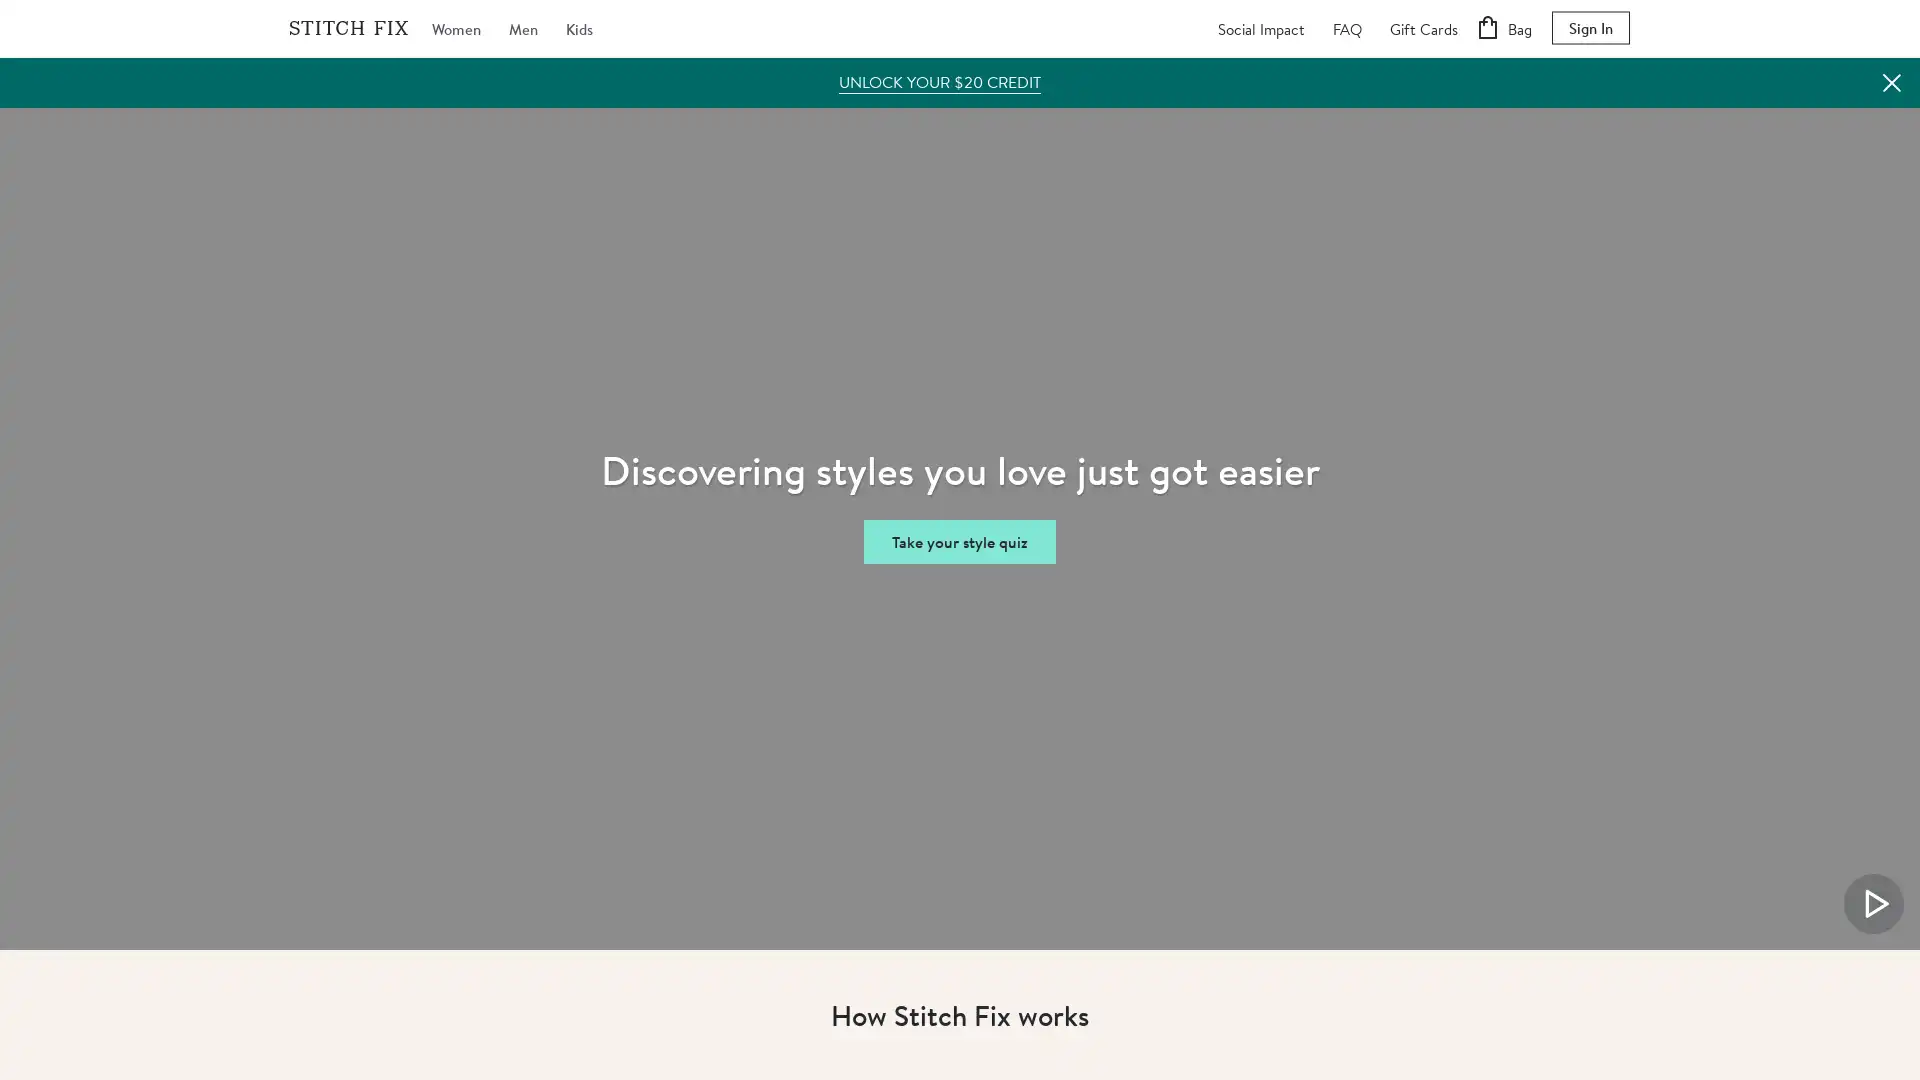 This screenshot has width=1920, height=1080. Describe the element at coordinates (939, 80) in the screenshot. I see `UNLOCK YOUR $20 CREDIT` at that location.